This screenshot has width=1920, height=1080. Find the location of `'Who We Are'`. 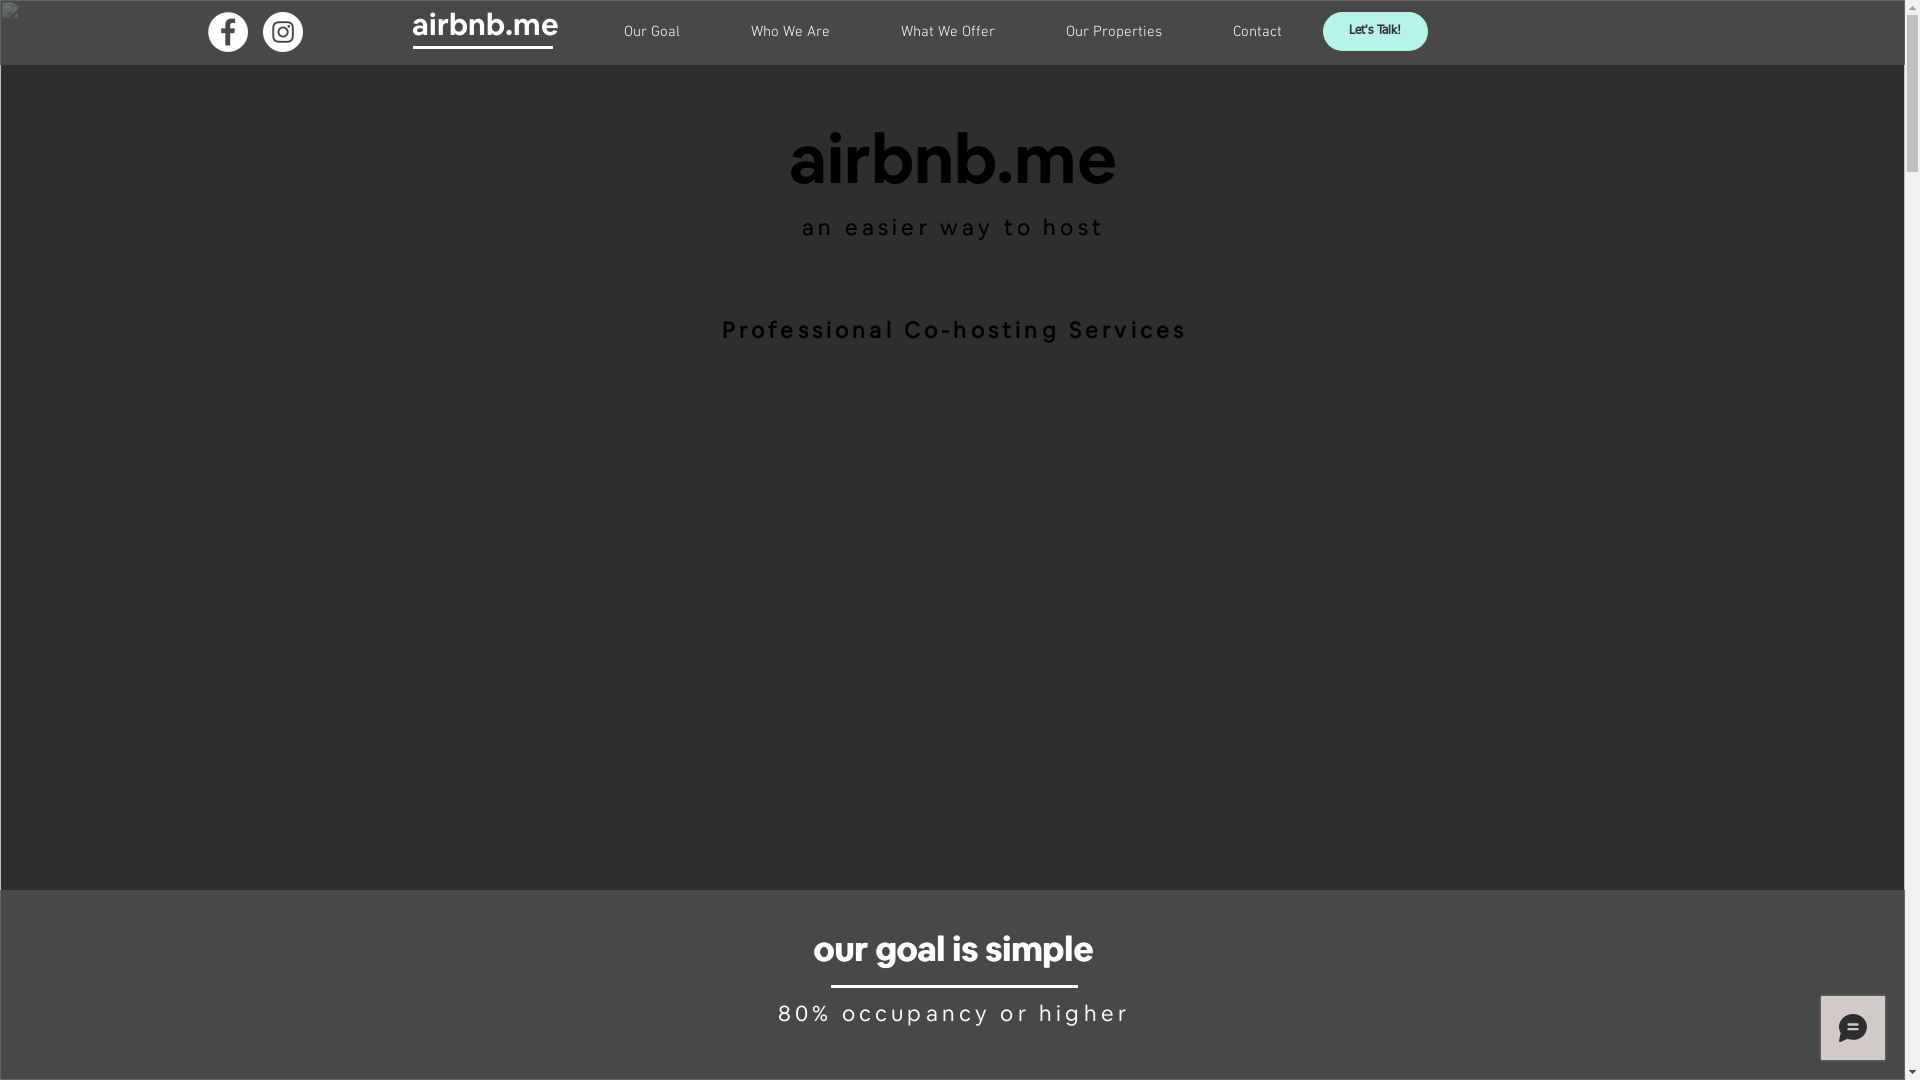

'Who We Are' is located at coordinates (790, 31).